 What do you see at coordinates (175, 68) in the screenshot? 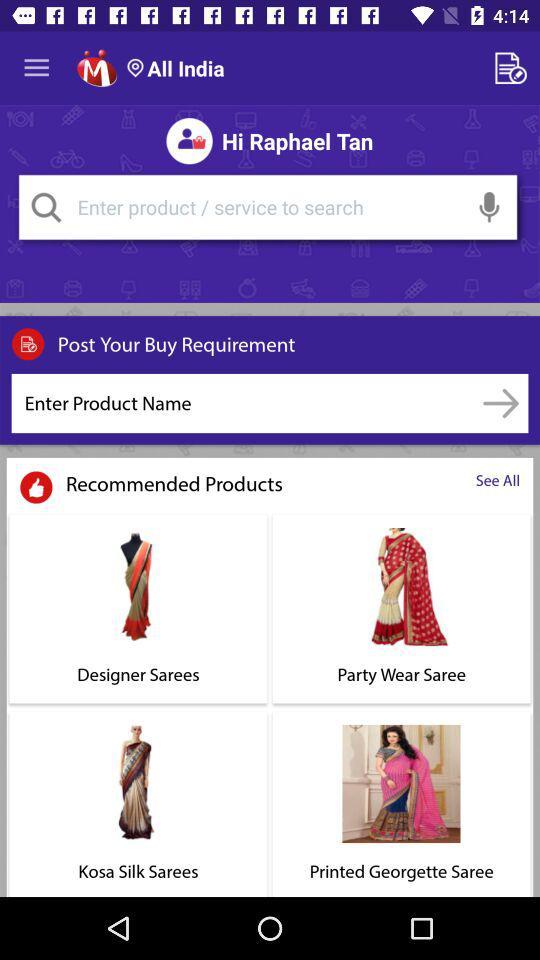
I see `the option which says all india` at bounding box center [175, 68].